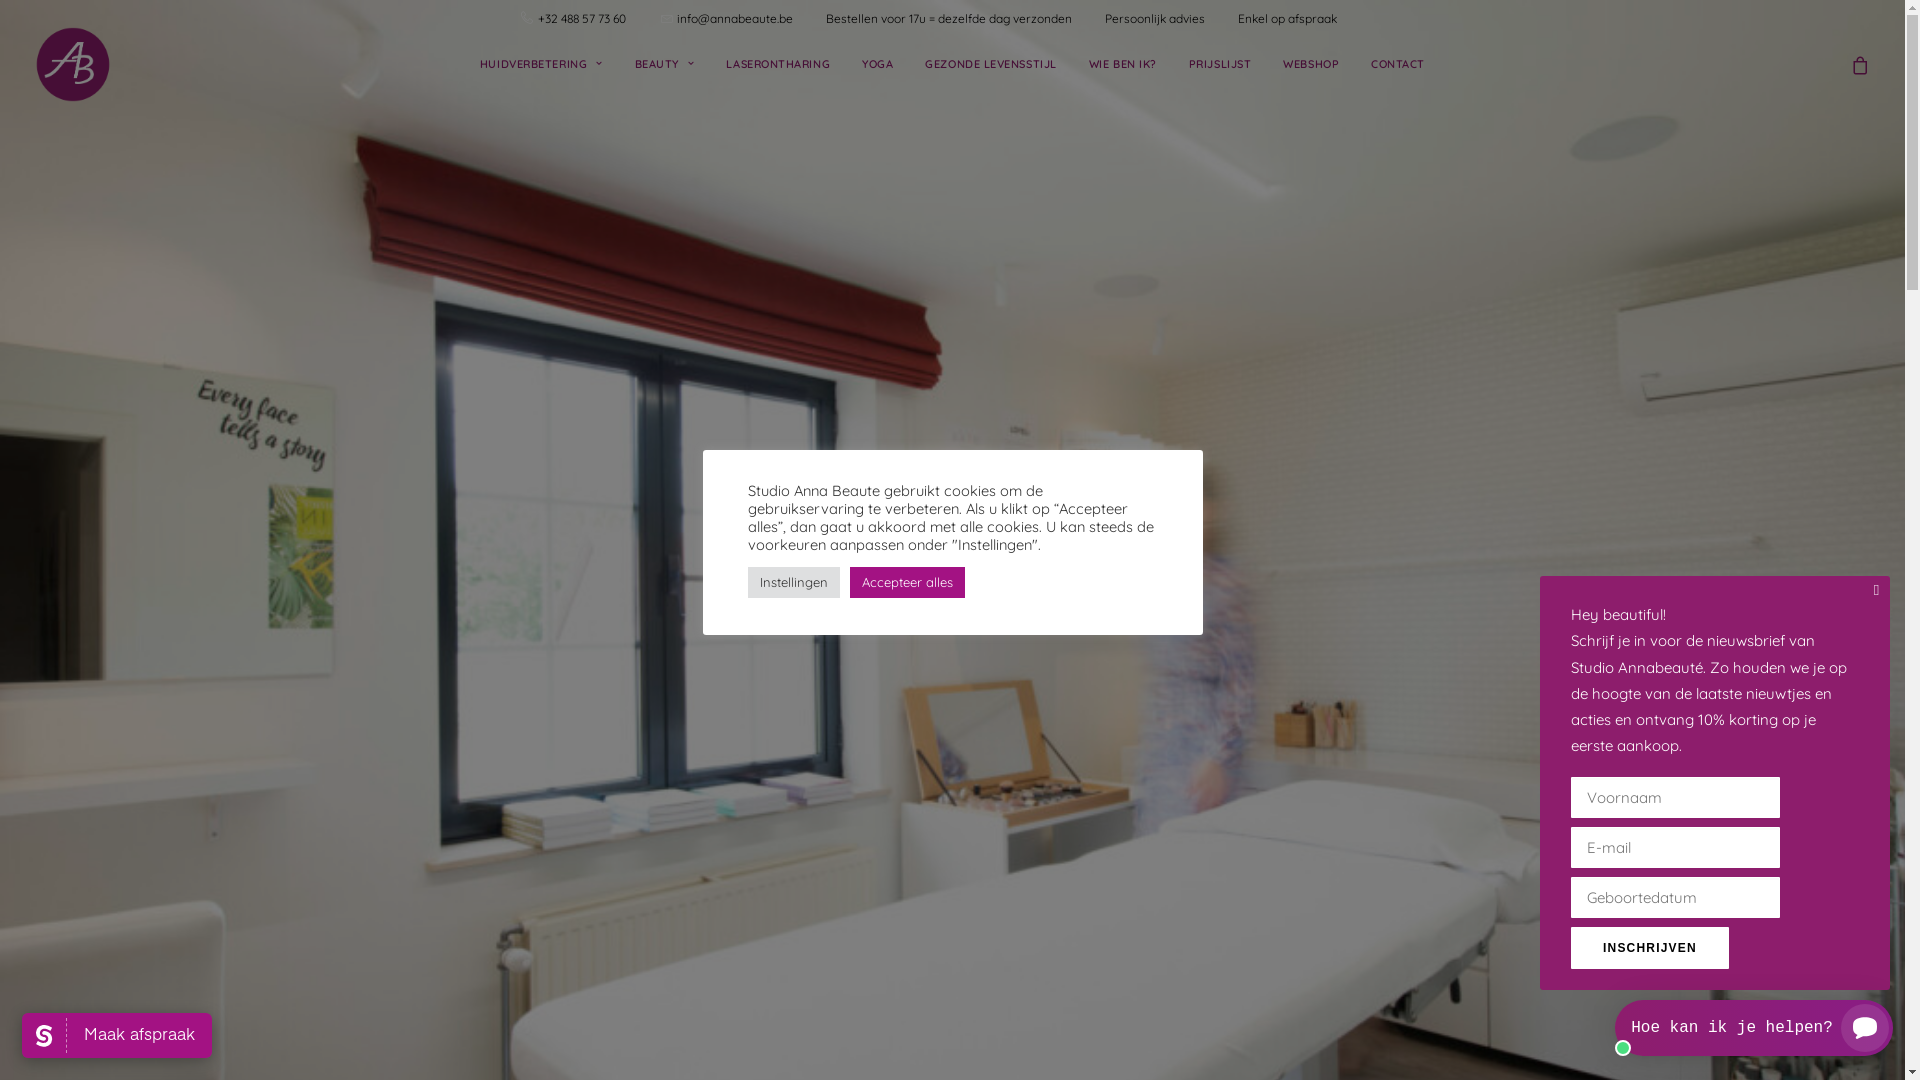  What do you see at coordinates (595, 18) in the screenshot?
I see `'+32 488 57 73 60'` at bounding box center [595, 18].